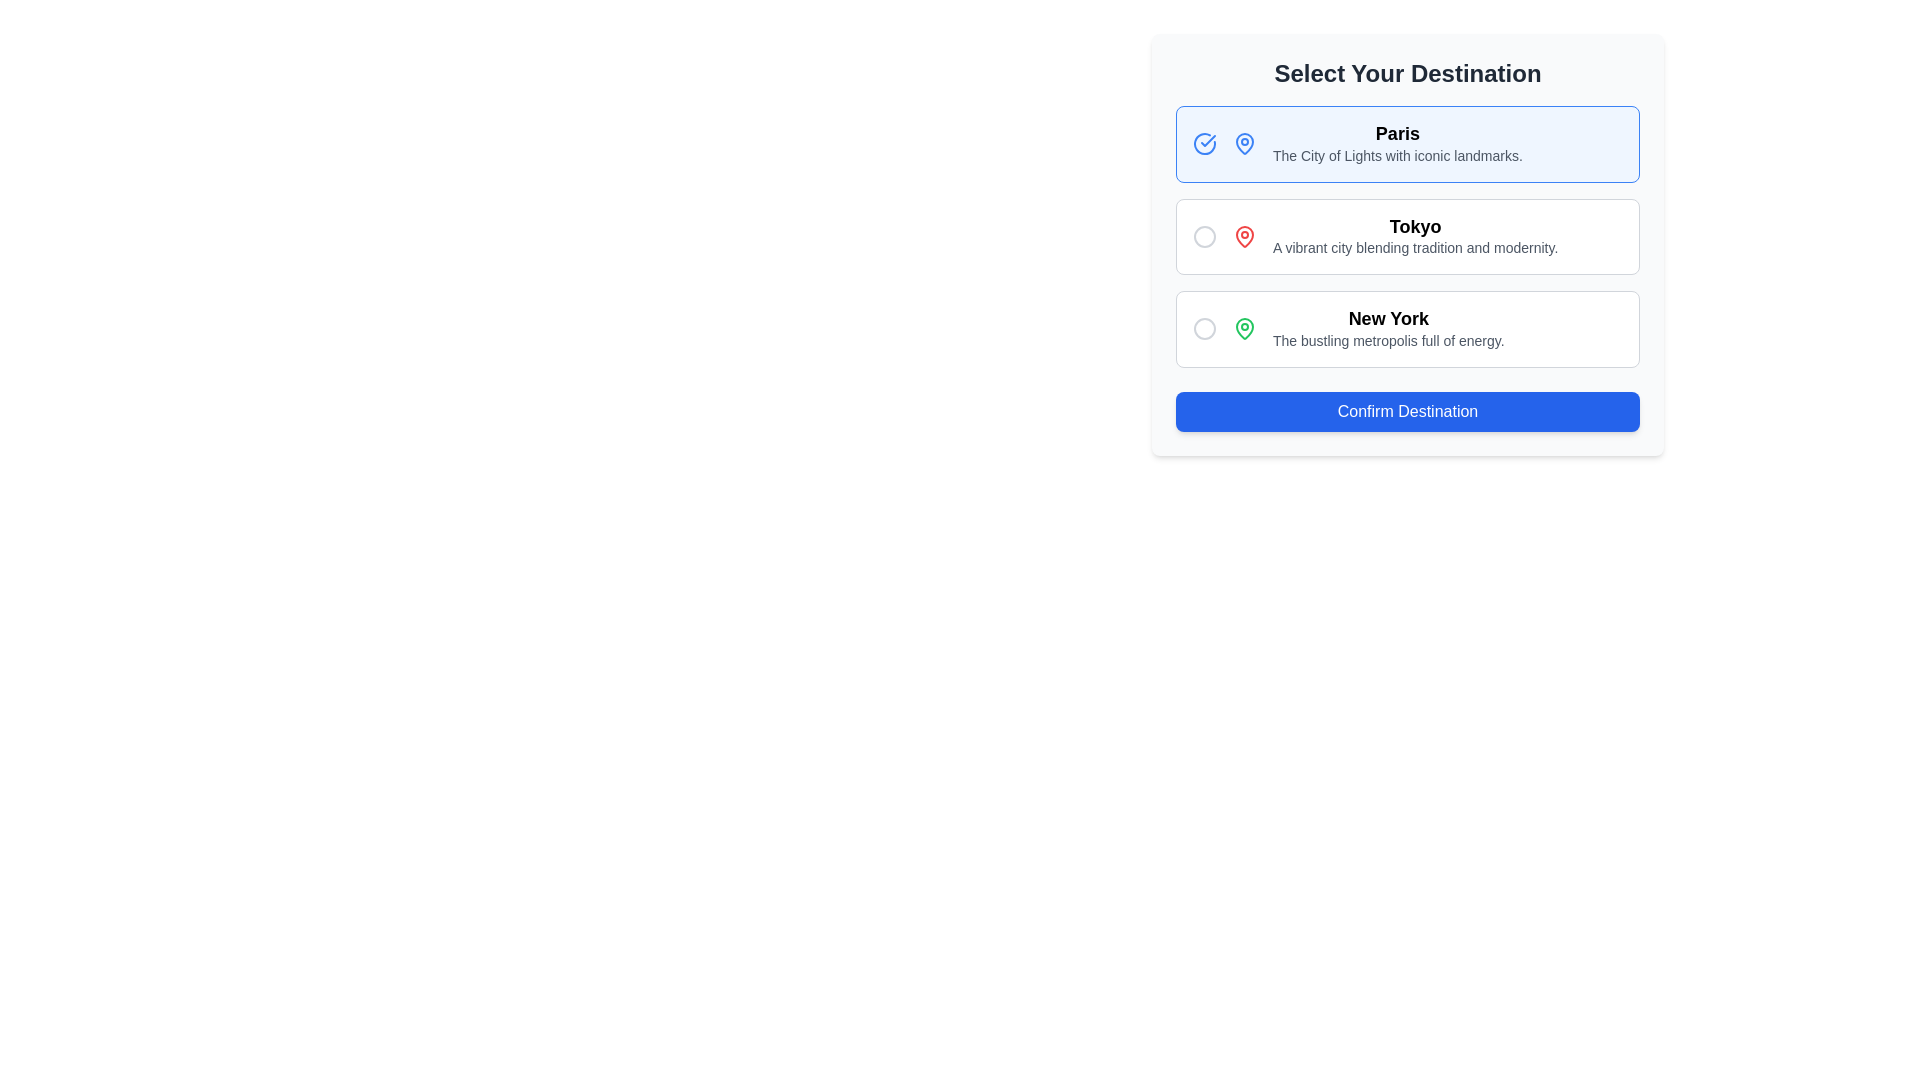 This screenshot has height=1080, width=1920. I want to click on the descriptive label providing additional information about the 'Paris' selection option located in the top option section of the list 'Select Your Destination', so click(1396, 154).